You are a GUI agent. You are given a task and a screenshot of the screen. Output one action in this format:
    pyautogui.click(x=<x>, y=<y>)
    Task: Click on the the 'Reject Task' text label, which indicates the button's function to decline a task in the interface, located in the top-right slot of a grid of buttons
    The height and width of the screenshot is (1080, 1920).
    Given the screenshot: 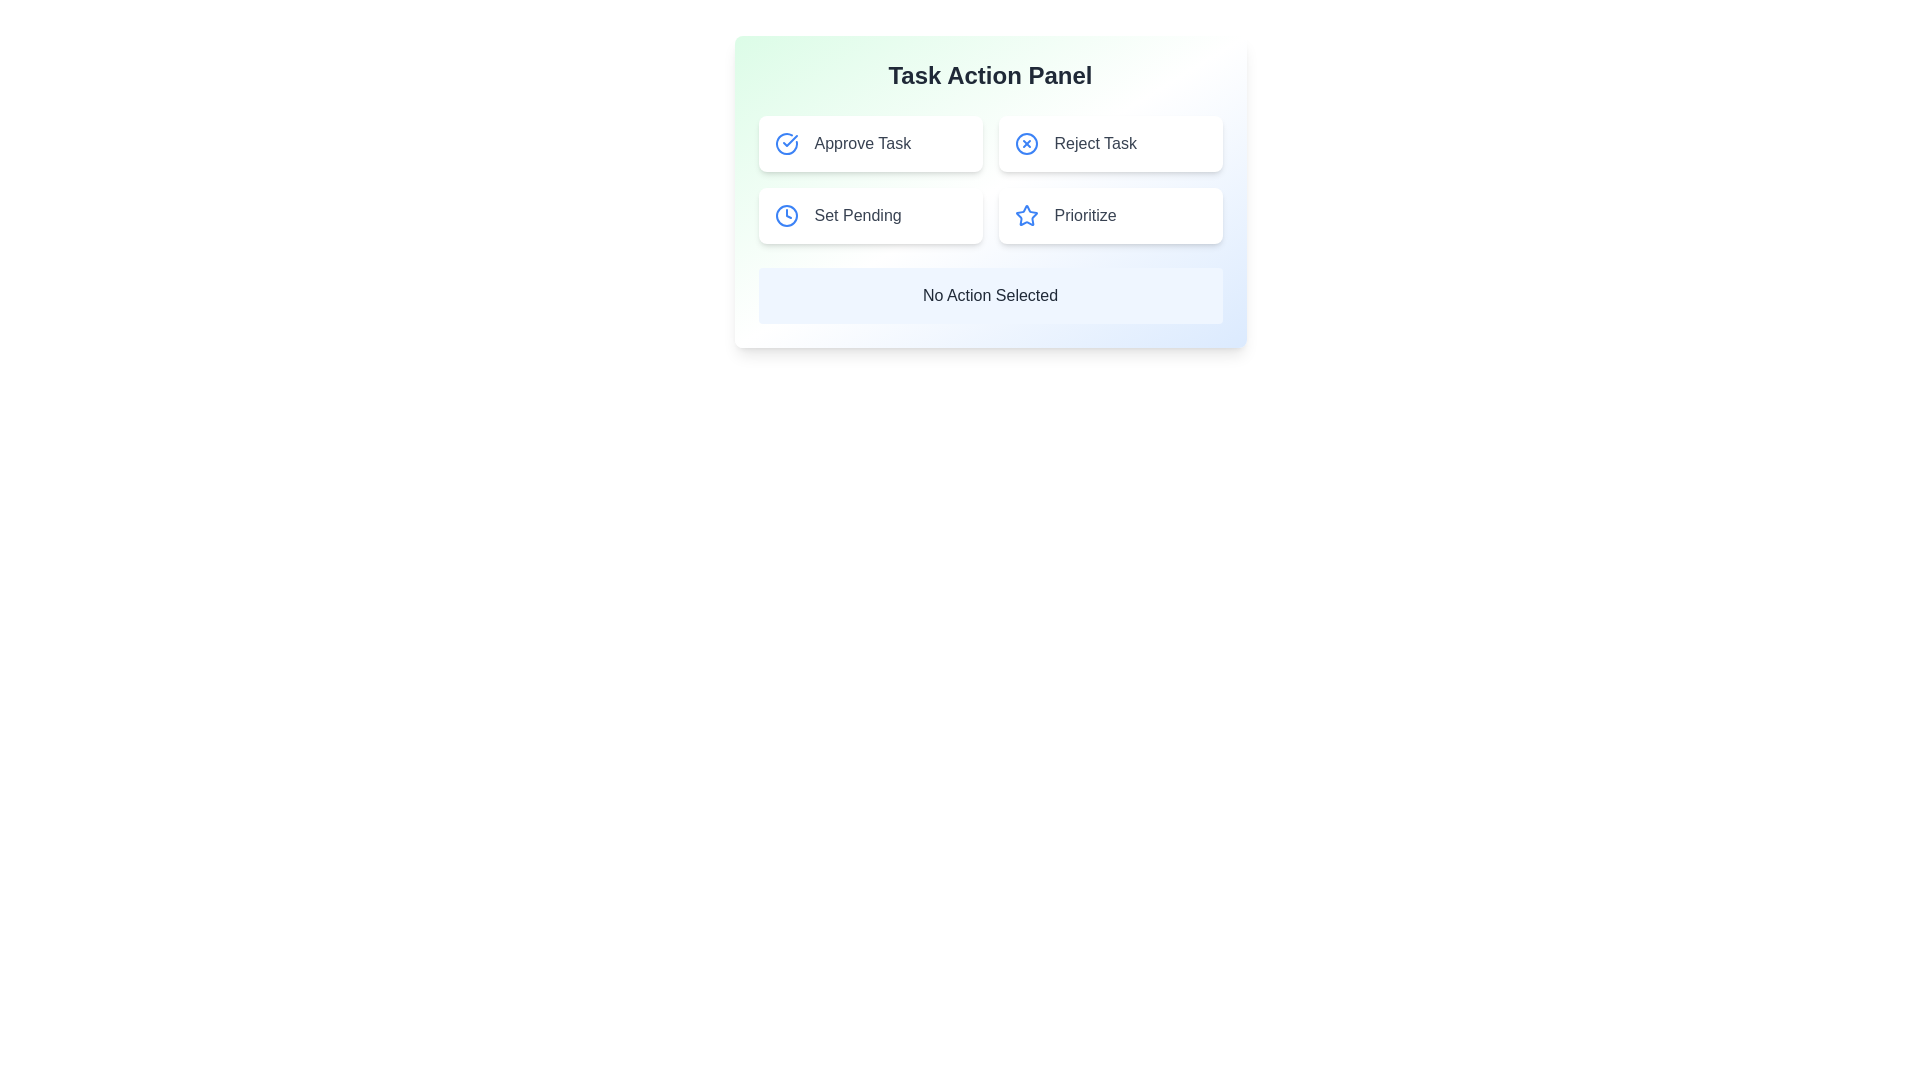 What is the action you would take?
    pyautogui.click(x=1094, y=142)
    